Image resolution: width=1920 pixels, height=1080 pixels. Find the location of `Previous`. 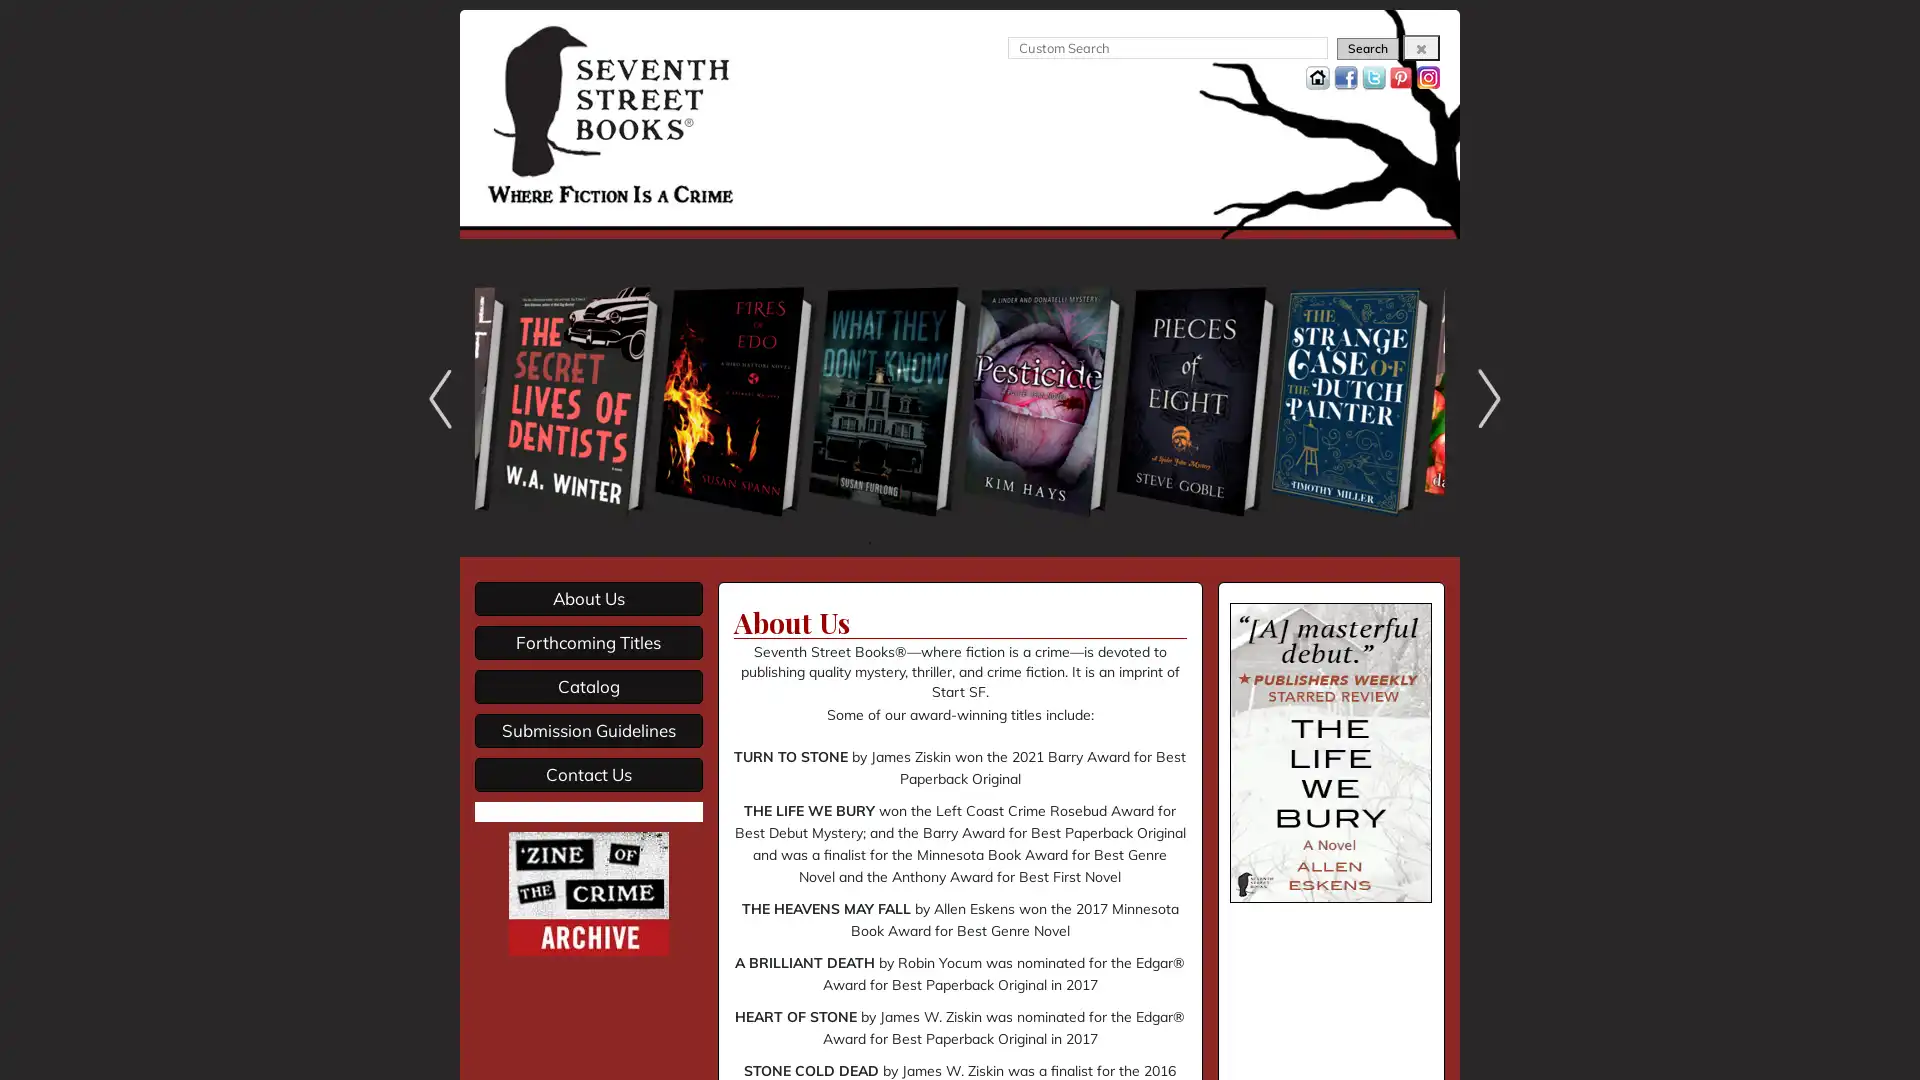

Previous is located at coordinates (434, 398).